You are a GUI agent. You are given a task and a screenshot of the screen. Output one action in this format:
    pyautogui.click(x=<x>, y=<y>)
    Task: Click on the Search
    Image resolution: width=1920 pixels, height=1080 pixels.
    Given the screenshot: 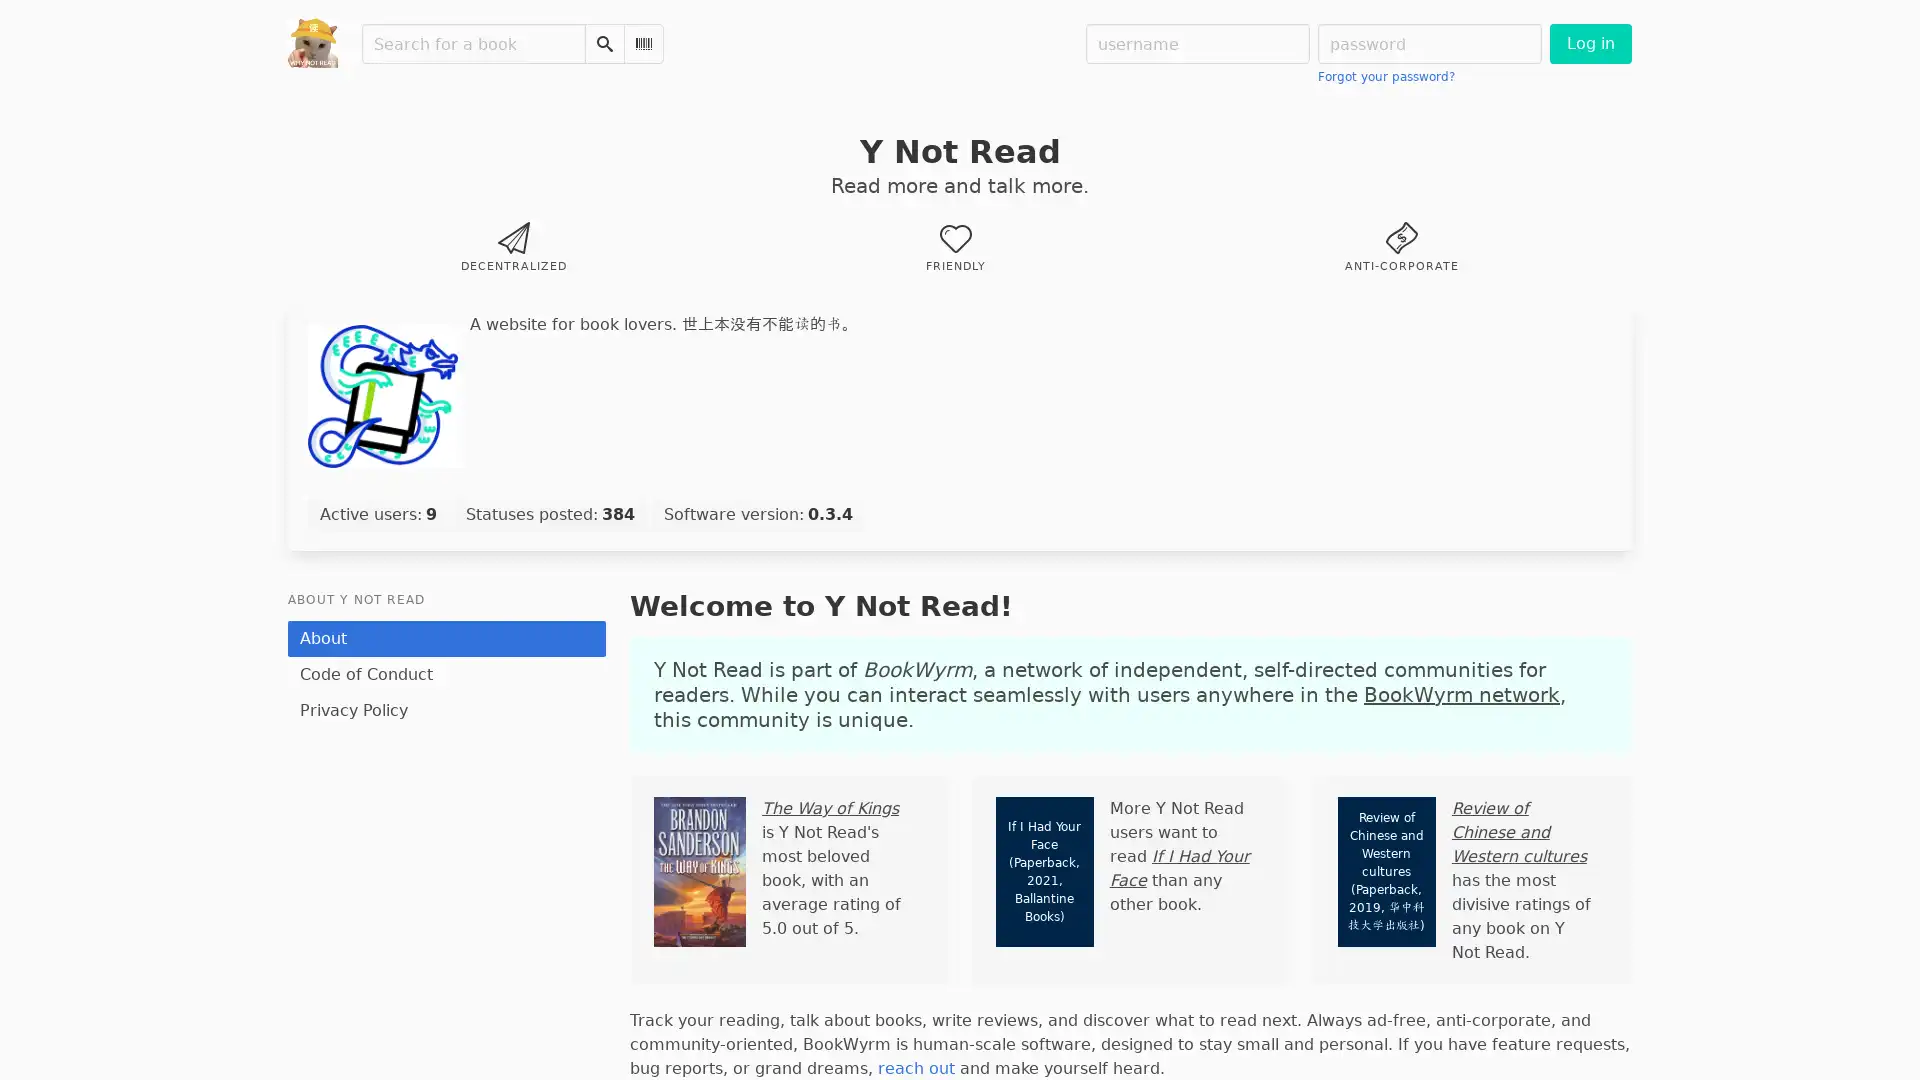 What is the action you would take?
    pyautogui.click(x=603, y=43)
    